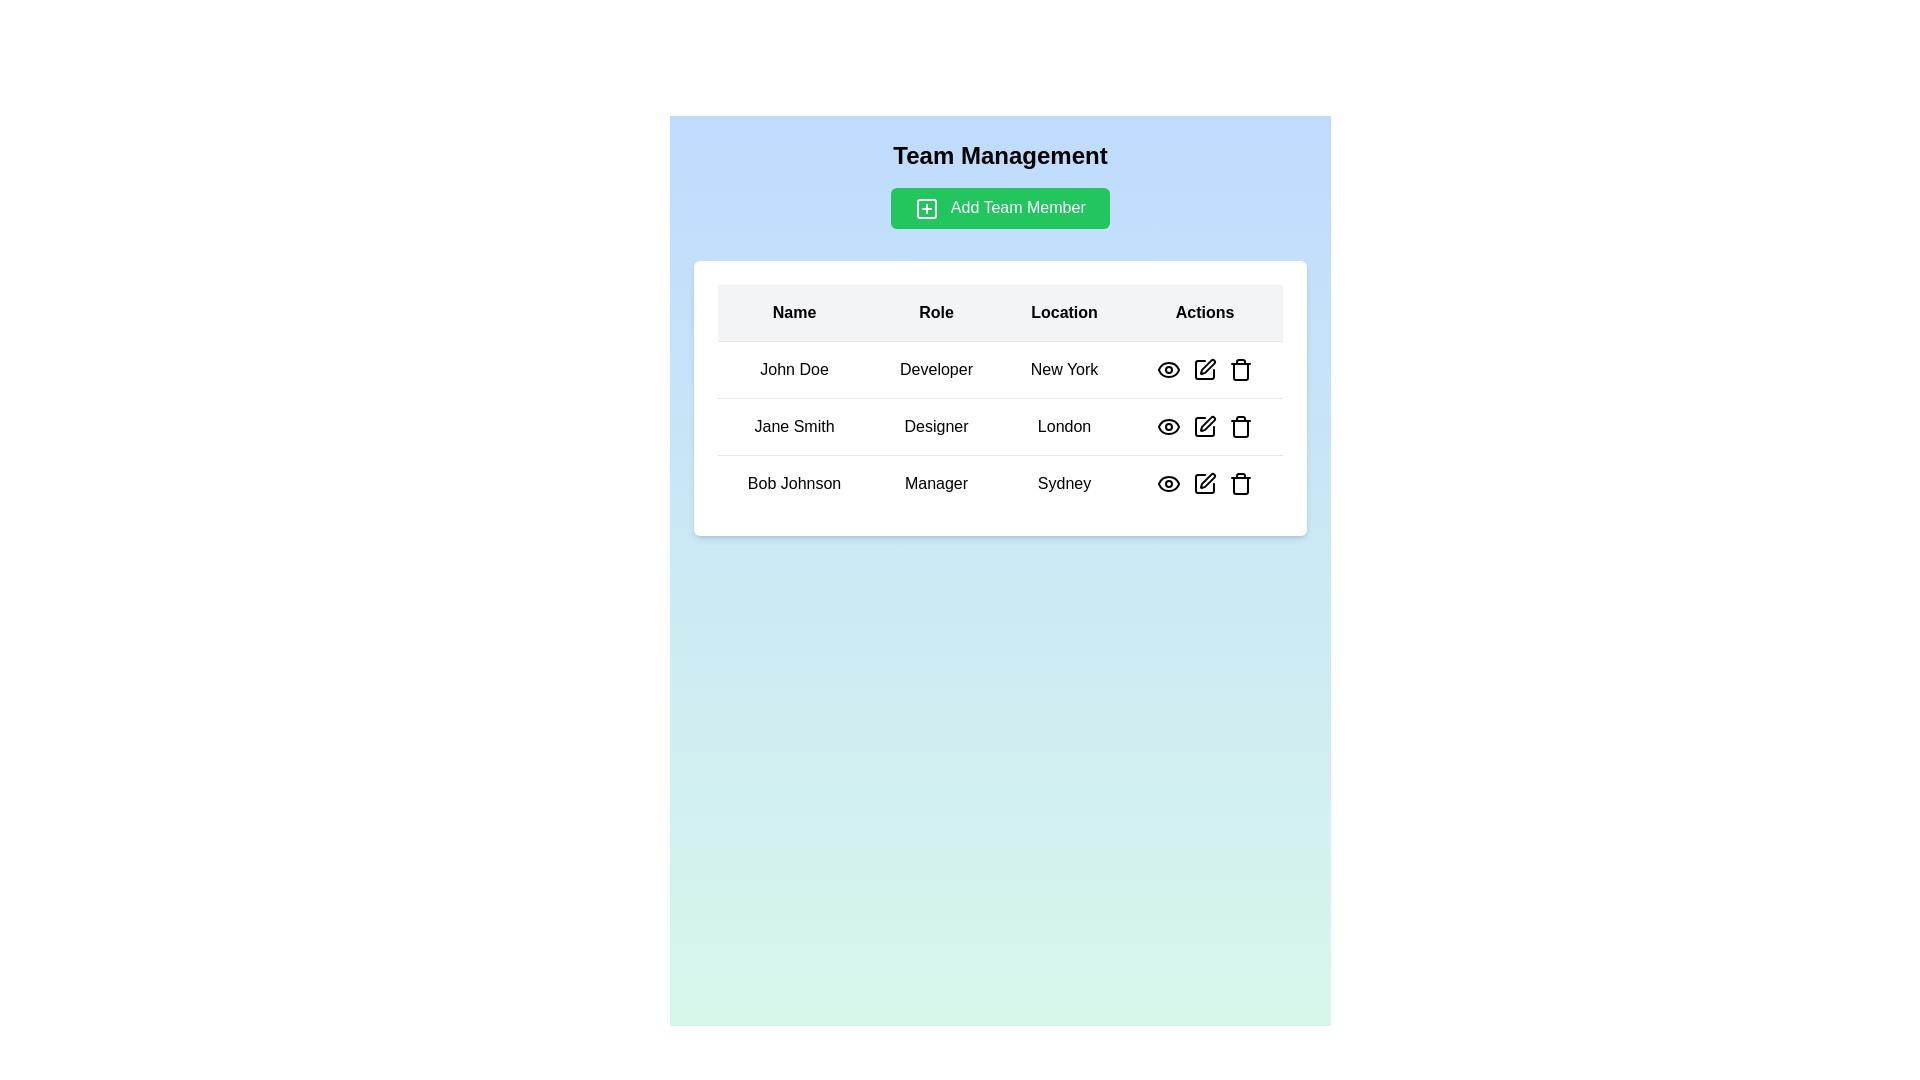  I want to click on the trash can icon button in the 'Actions' column of the first row in the table to initiate deletion, so click(1240, 369).